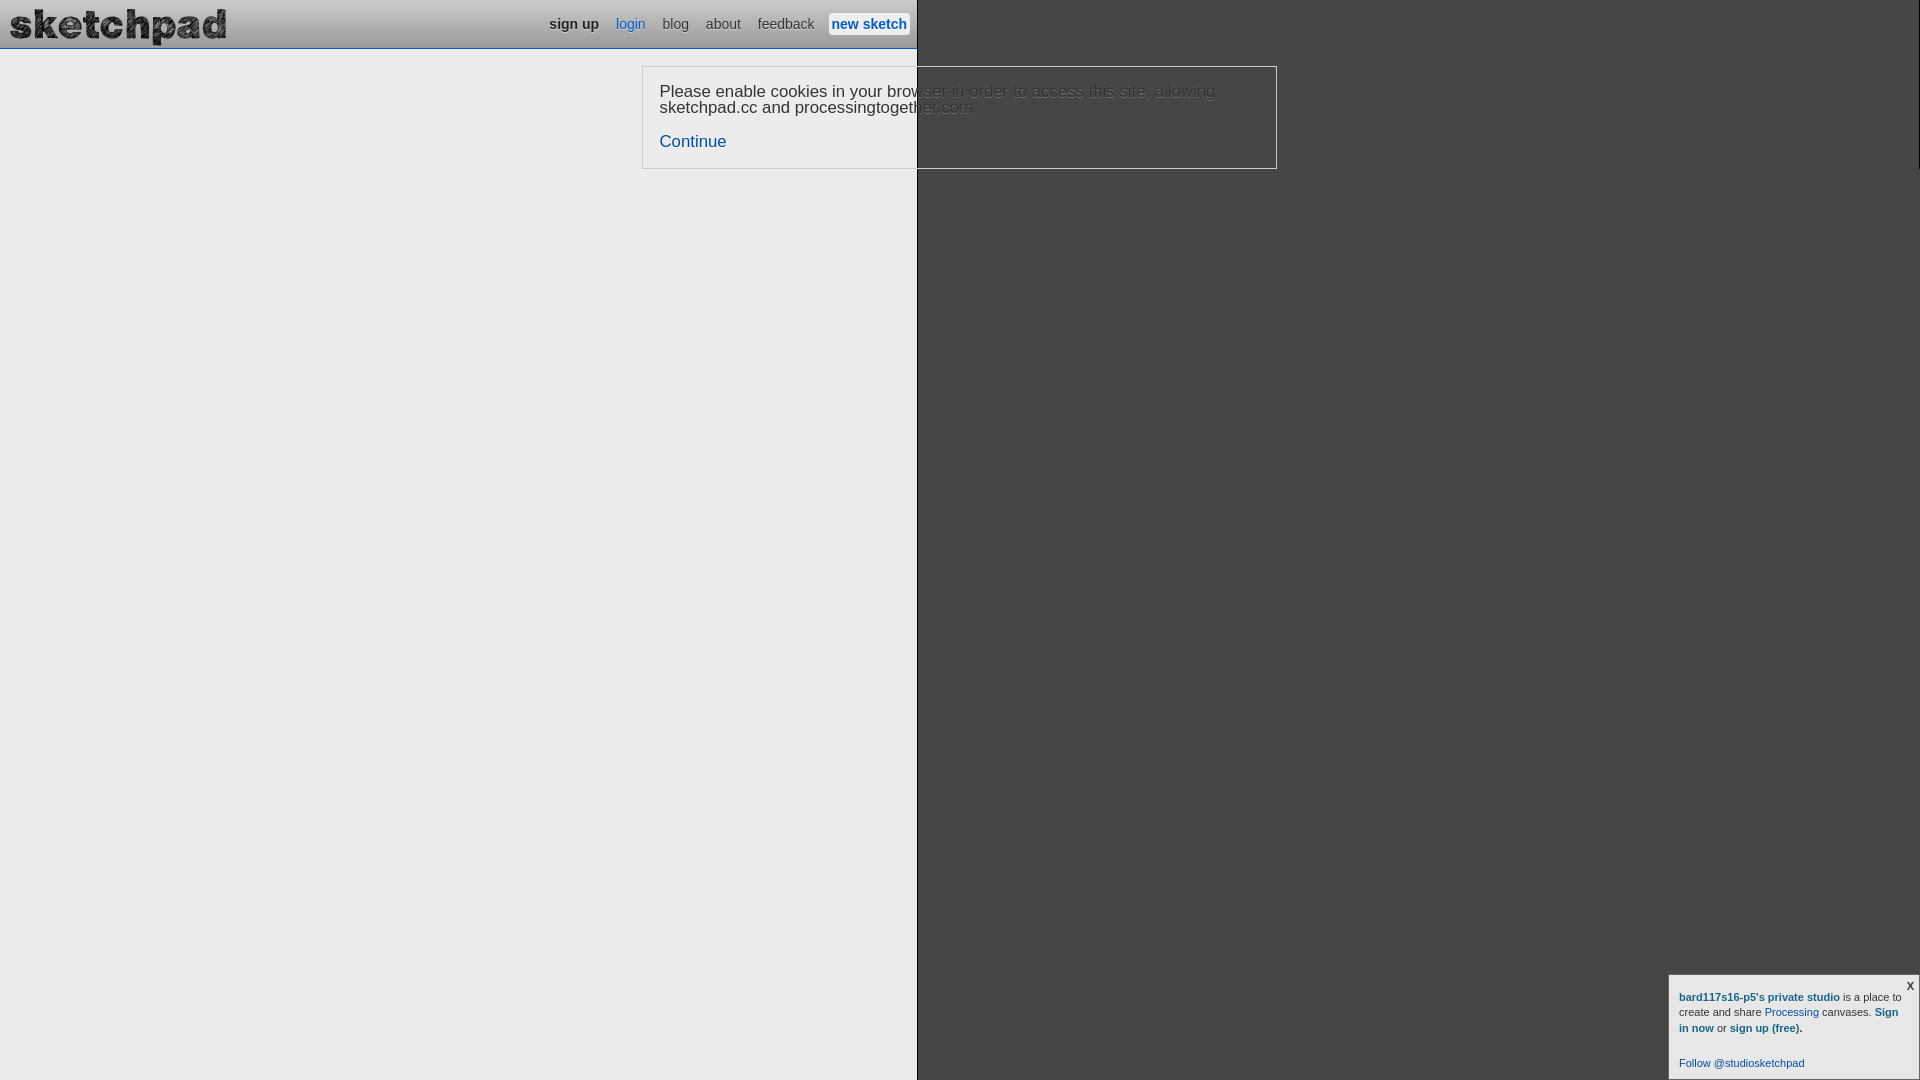  What do you see at coordinates (693, 140) in the screenshot?
I see `'Continue'` at bounding box center [693, 140].